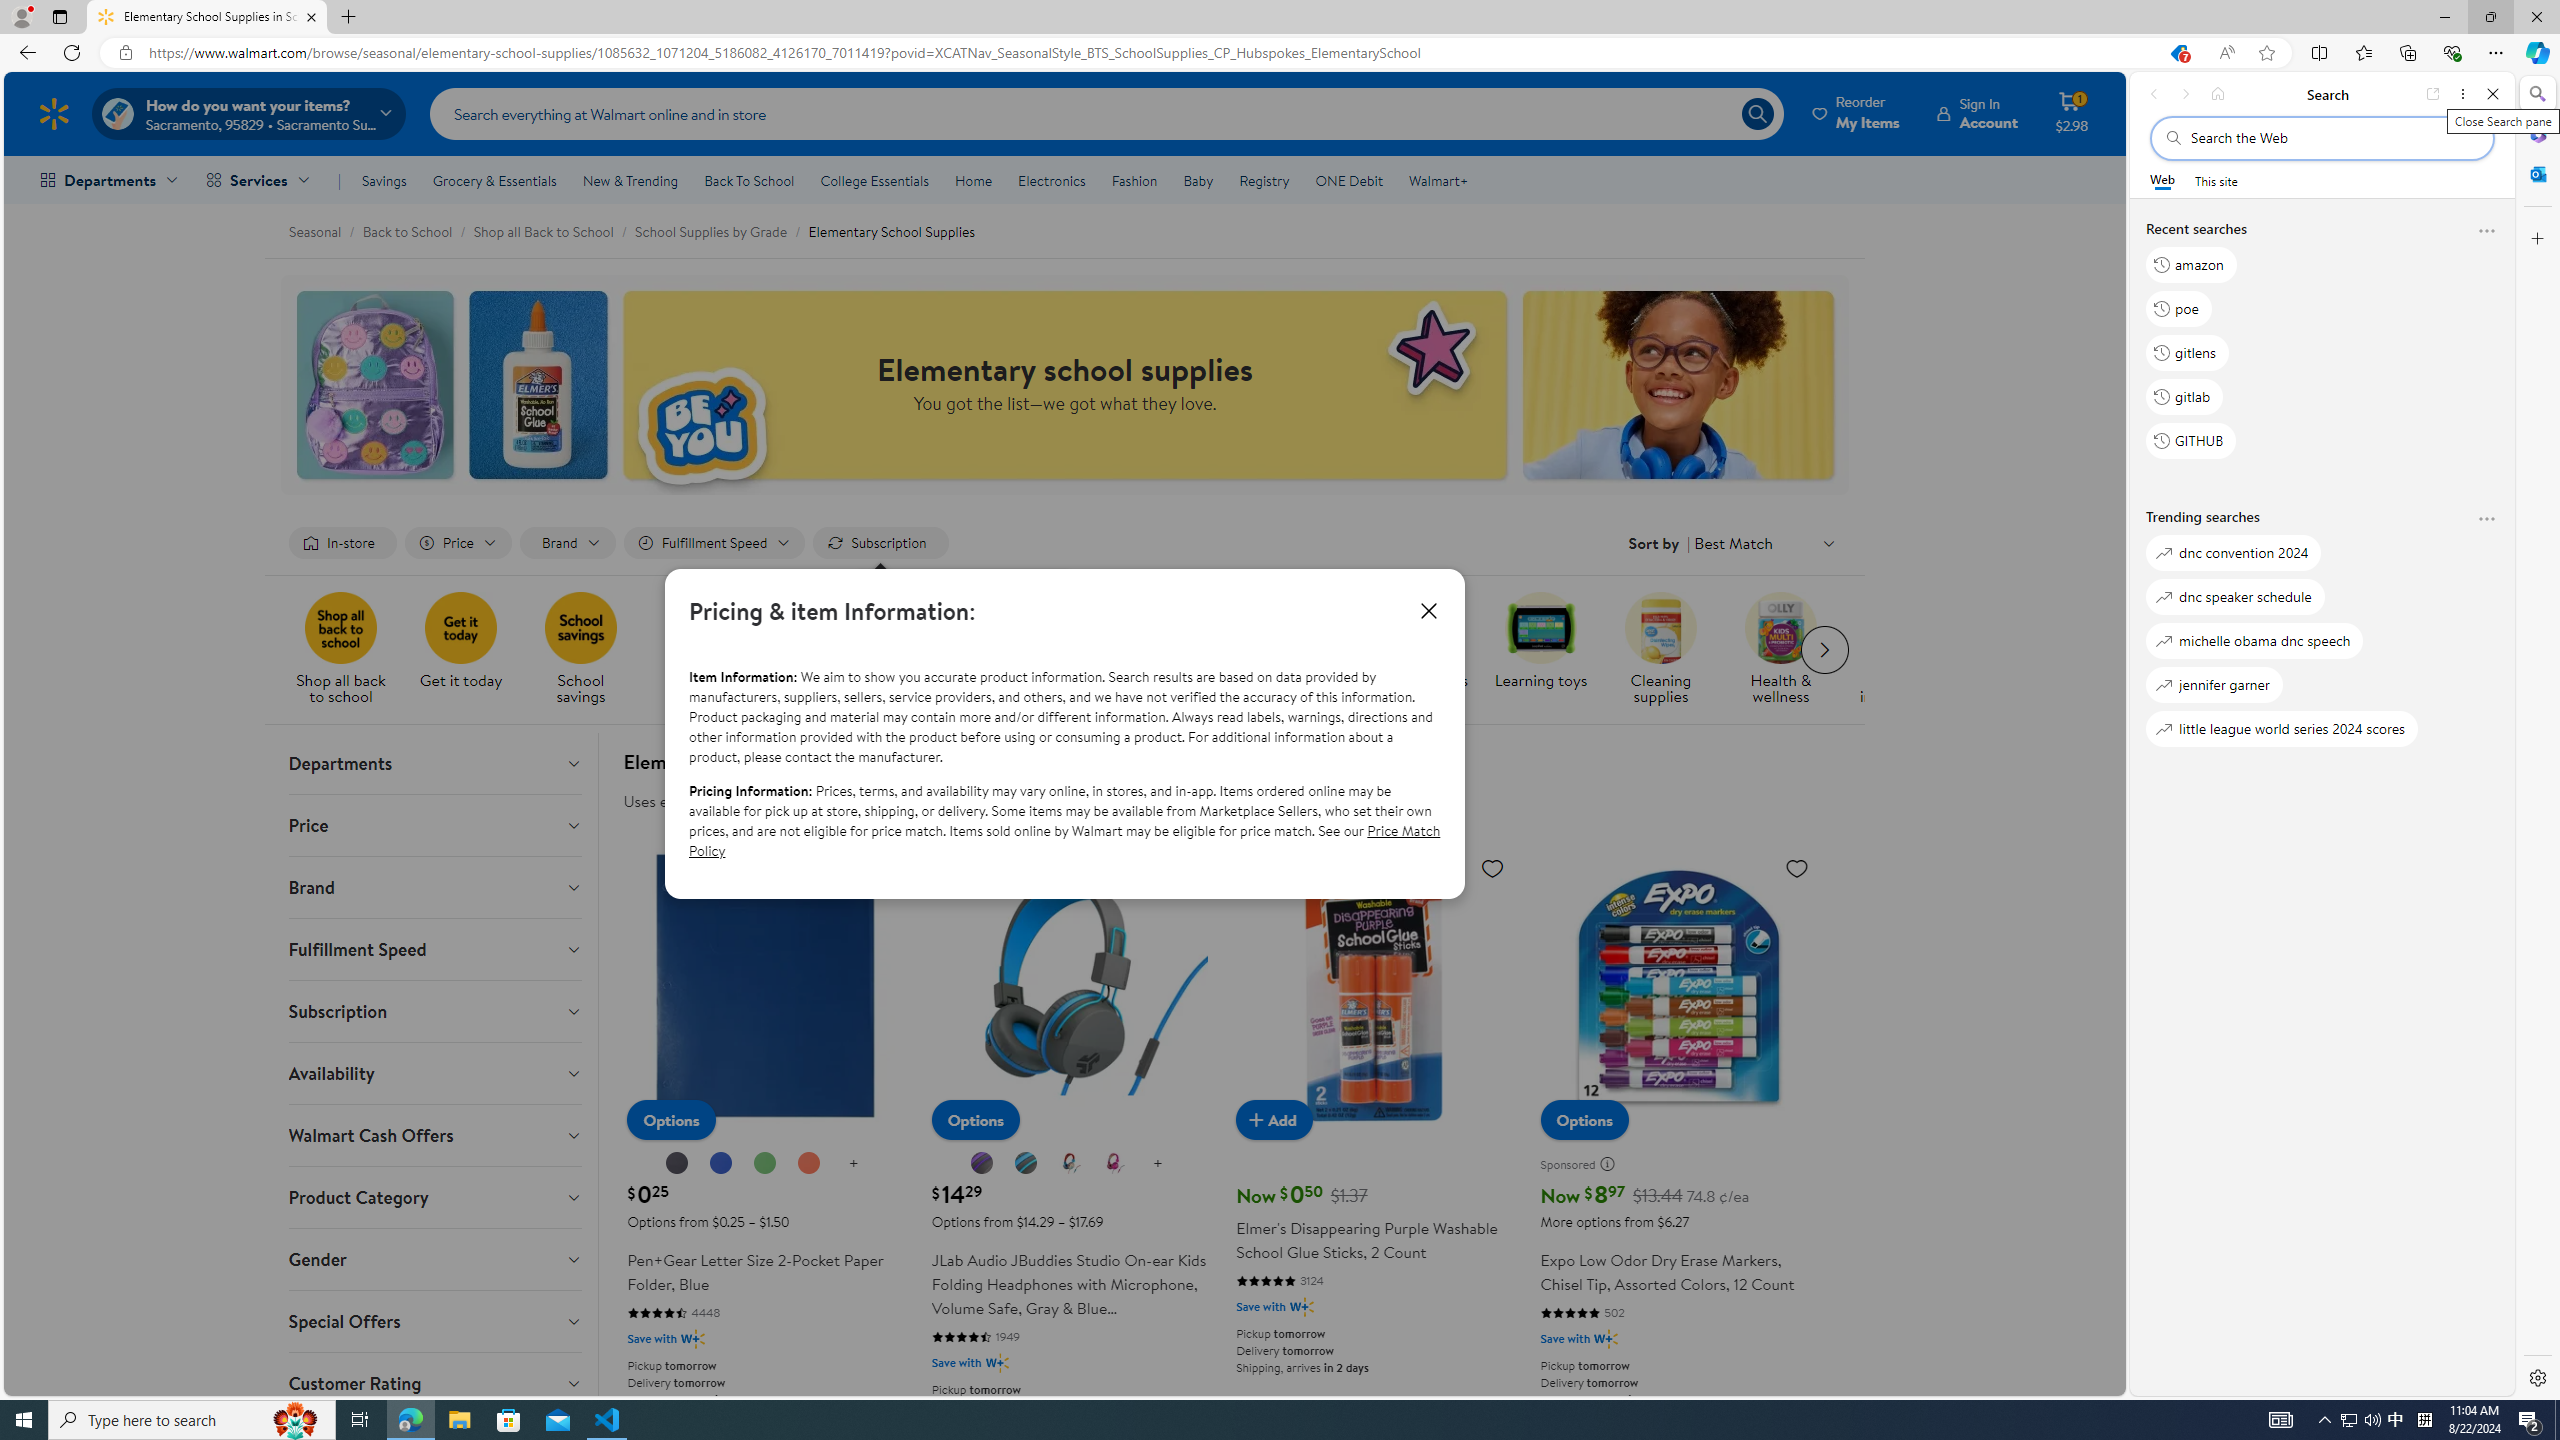  Describe the element at coordinates (2282, 728) in the screenshot. I see `'little league world series 2024 scores'` at that location.